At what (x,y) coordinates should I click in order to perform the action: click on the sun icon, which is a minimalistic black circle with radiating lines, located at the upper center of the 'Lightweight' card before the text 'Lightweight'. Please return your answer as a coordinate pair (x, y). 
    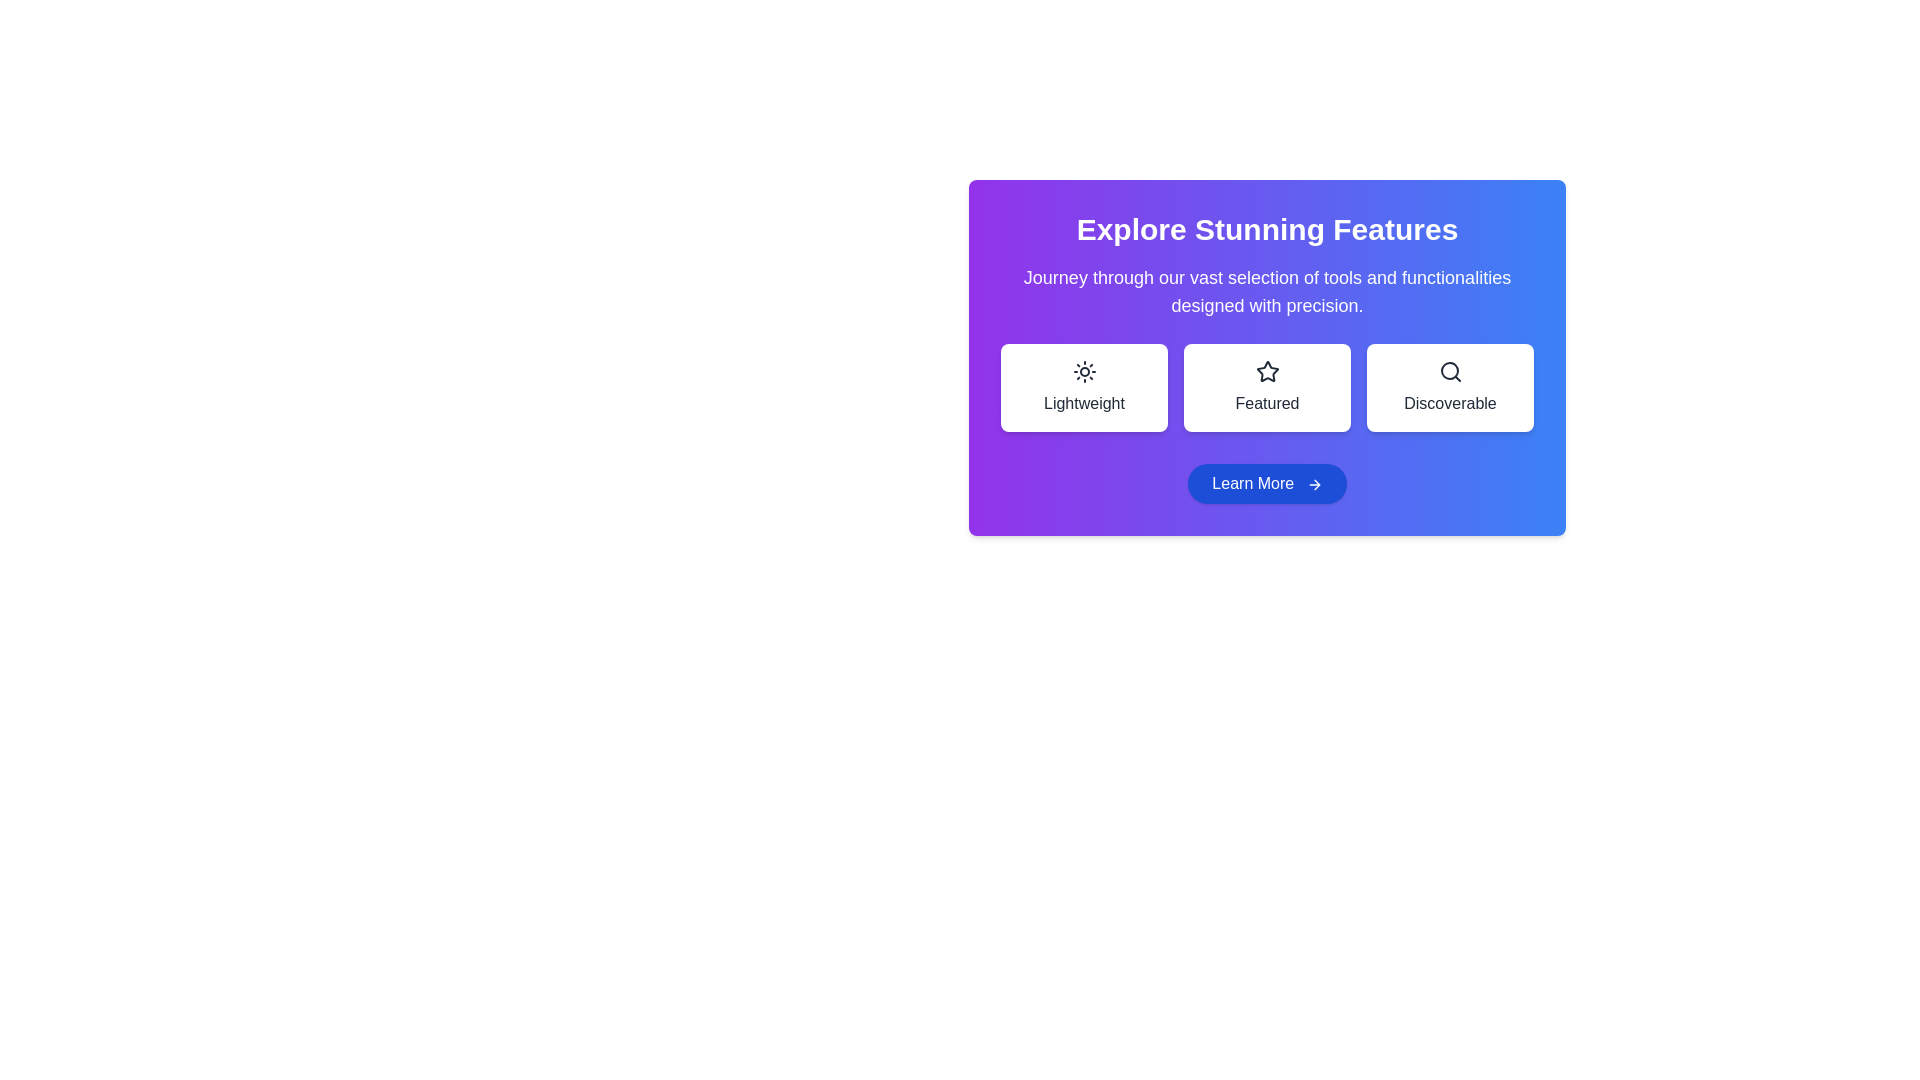
    Looking at the image, I should click on (1083, 371).